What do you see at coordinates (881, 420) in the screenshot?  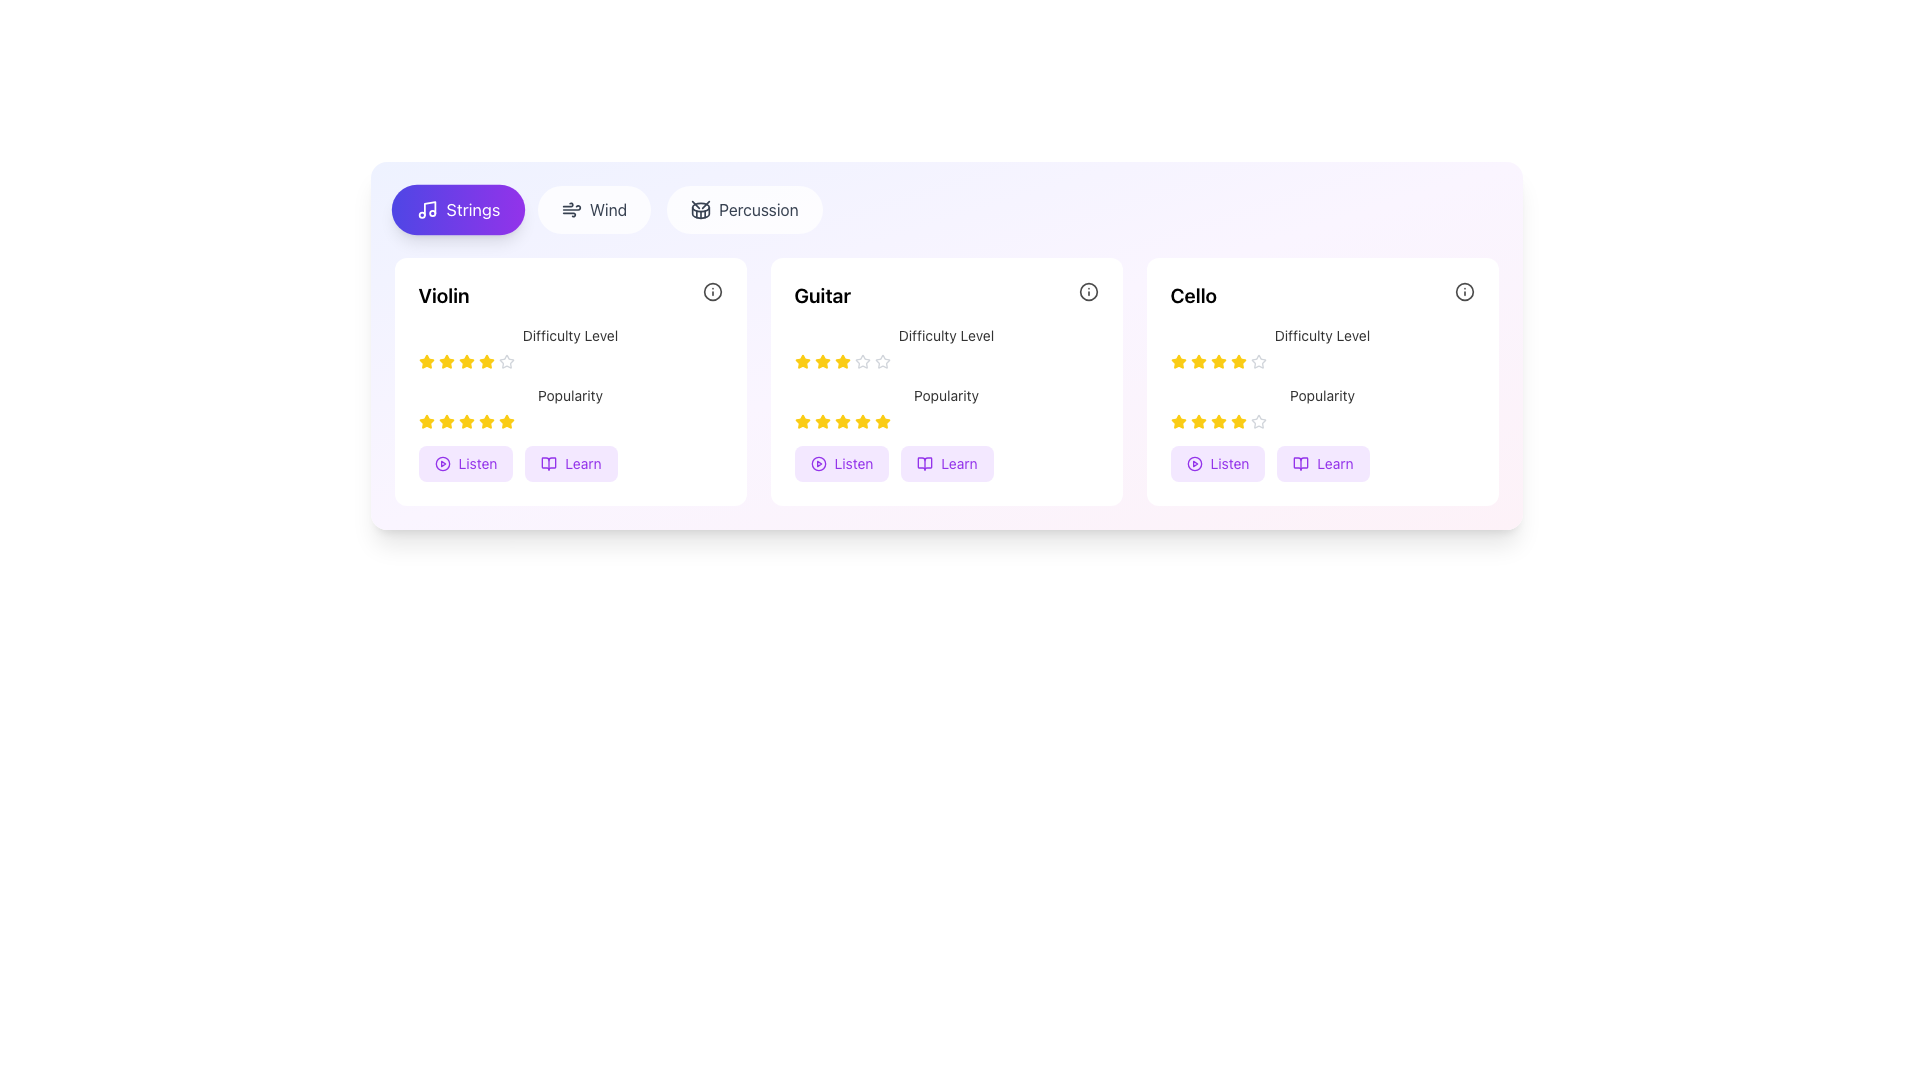 I see `the second yellow star-shaped icon in the popularity rating section of the Guitar card` at bounding box center [881, 420].